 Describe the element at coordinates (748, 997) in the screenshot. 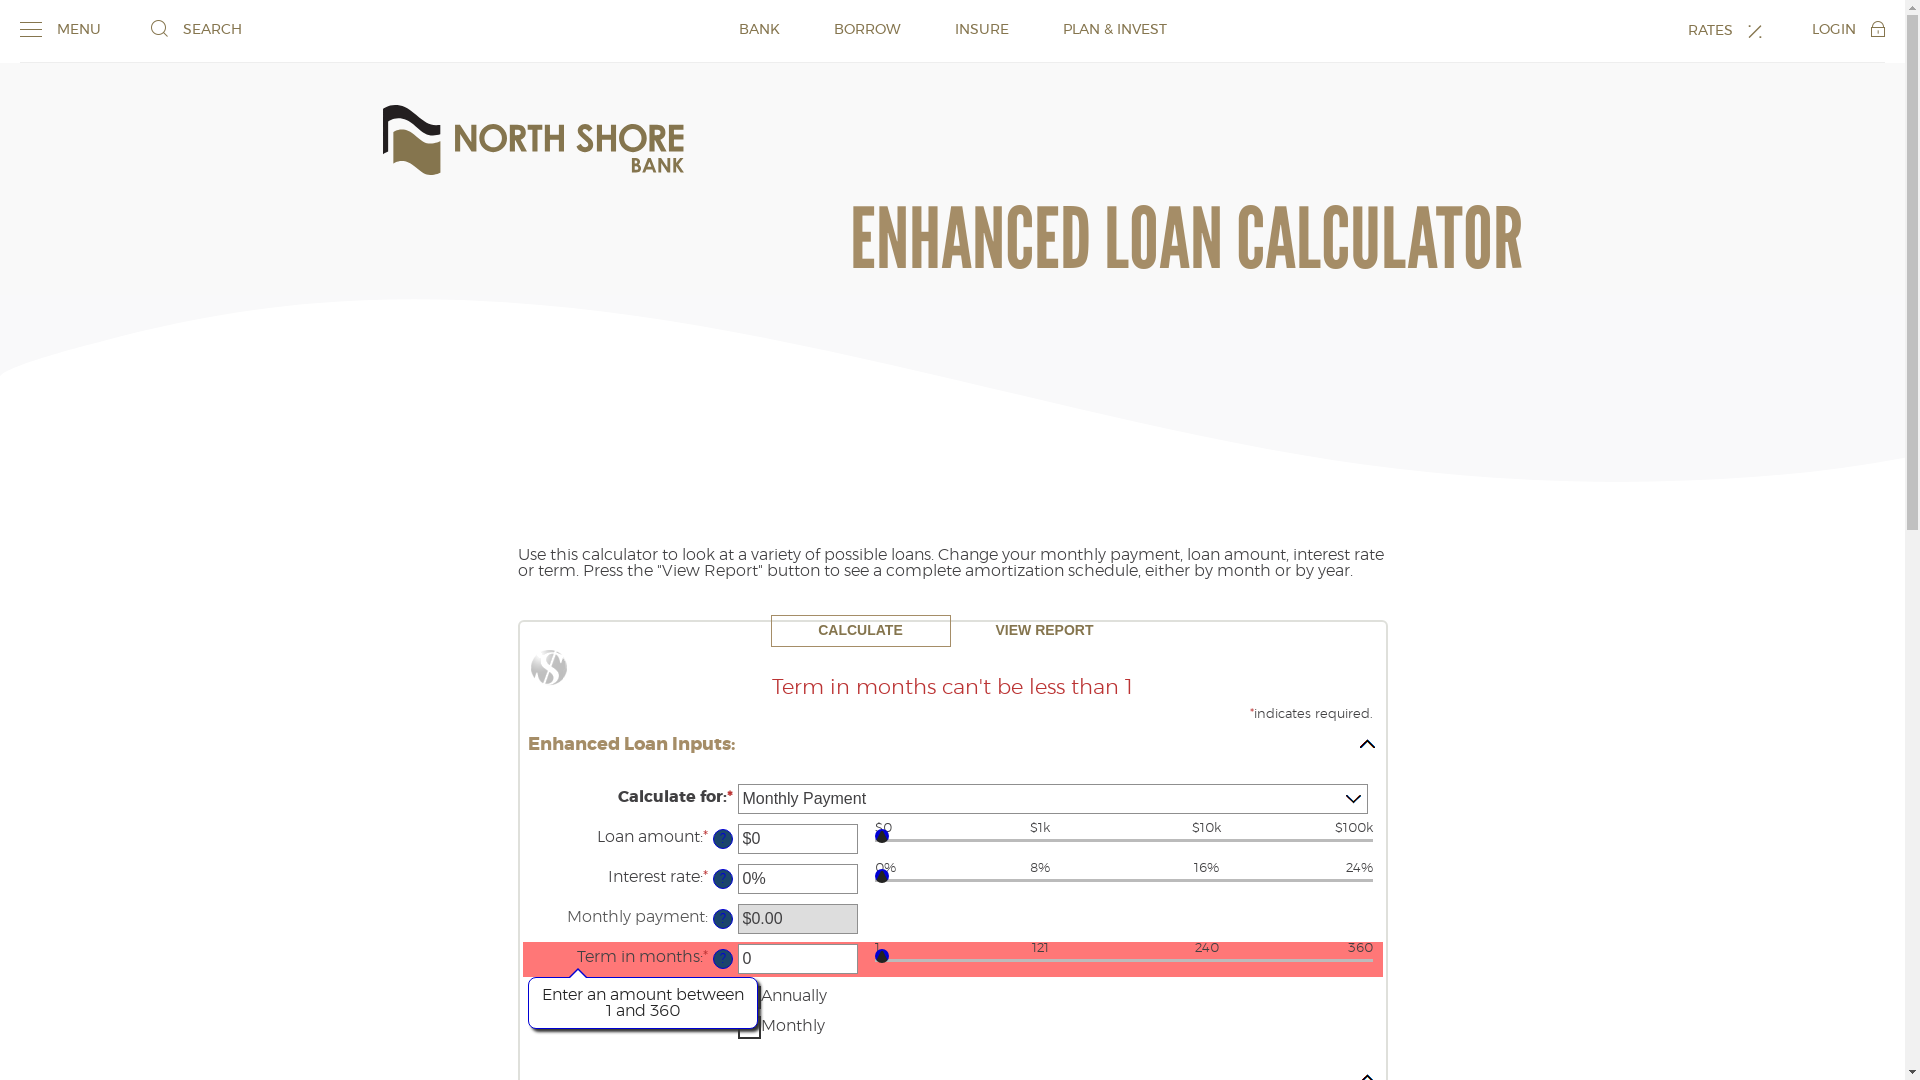

I see `'Report amortization: Annually'` at that location.